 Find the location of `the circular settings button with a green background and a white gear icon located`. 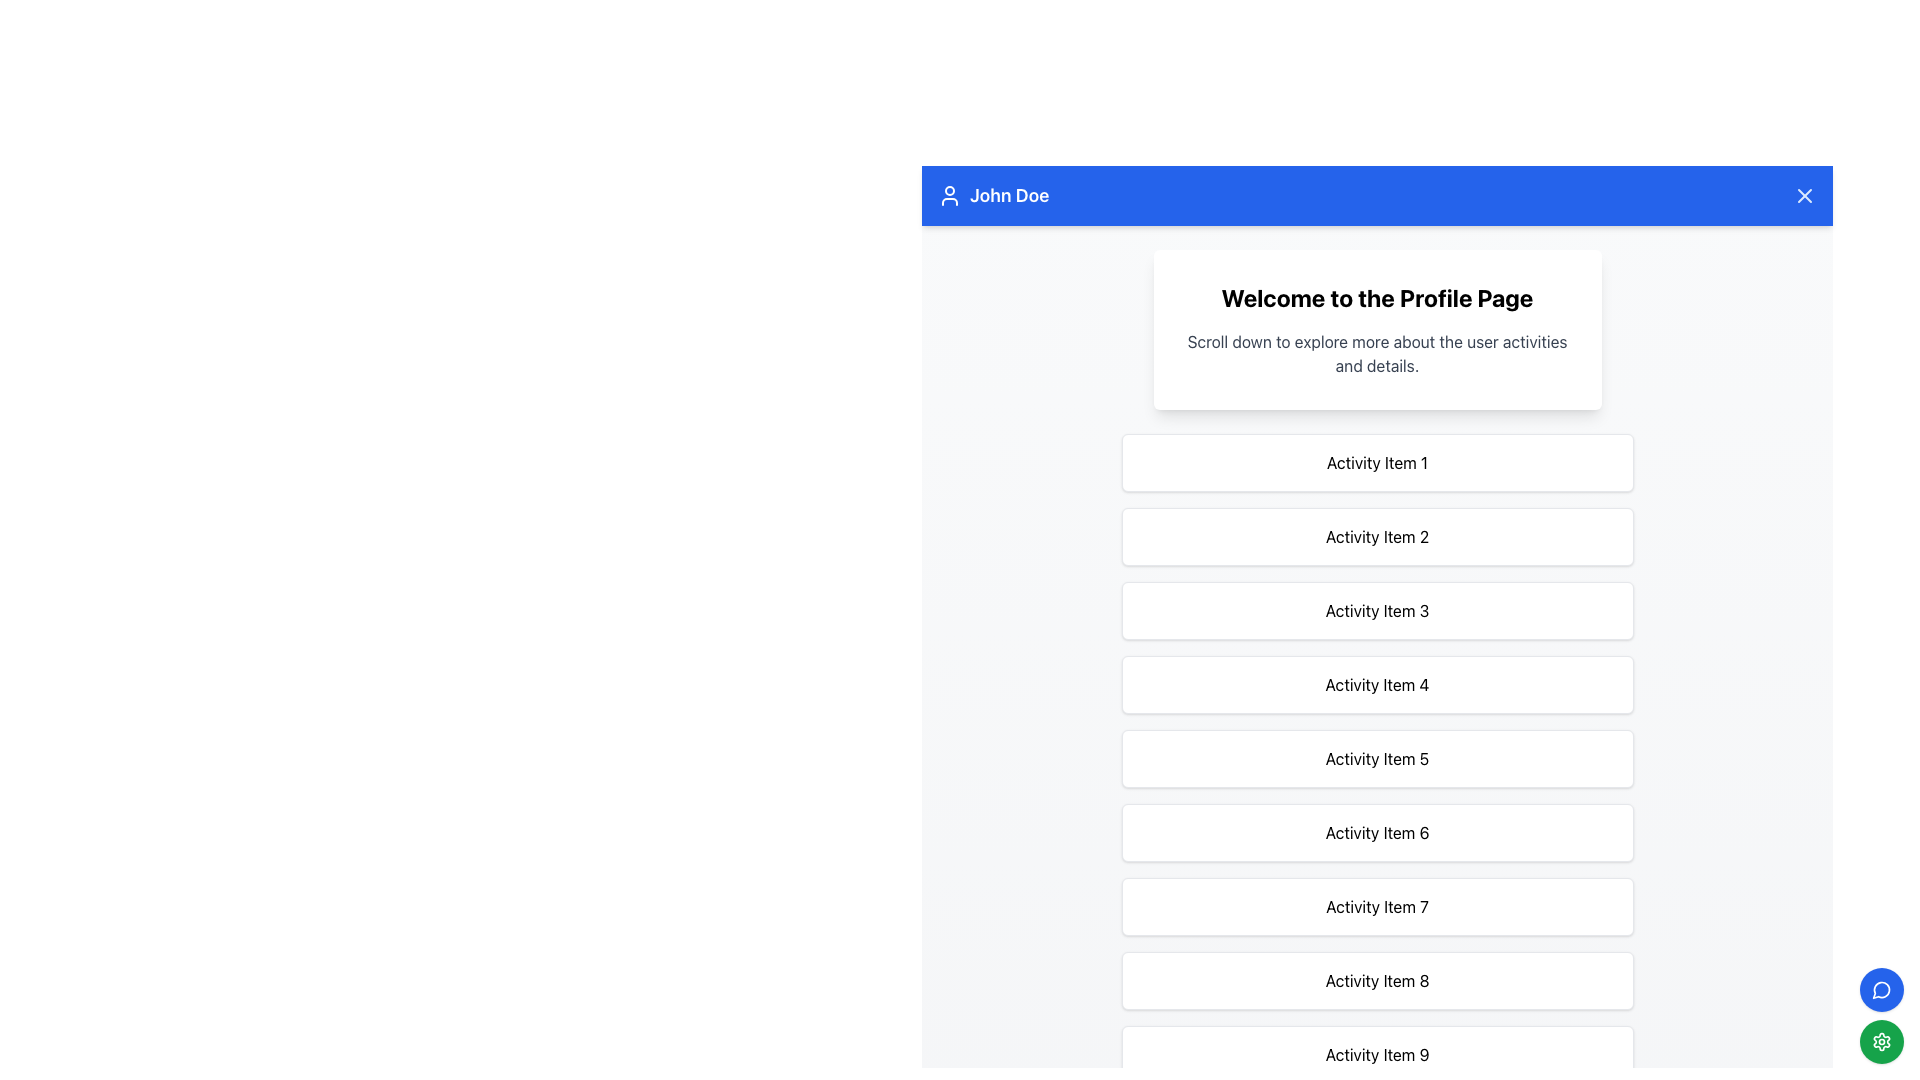

the circular settings button with a green background and a white gear icon located is located at coordinates (1880, 1040).